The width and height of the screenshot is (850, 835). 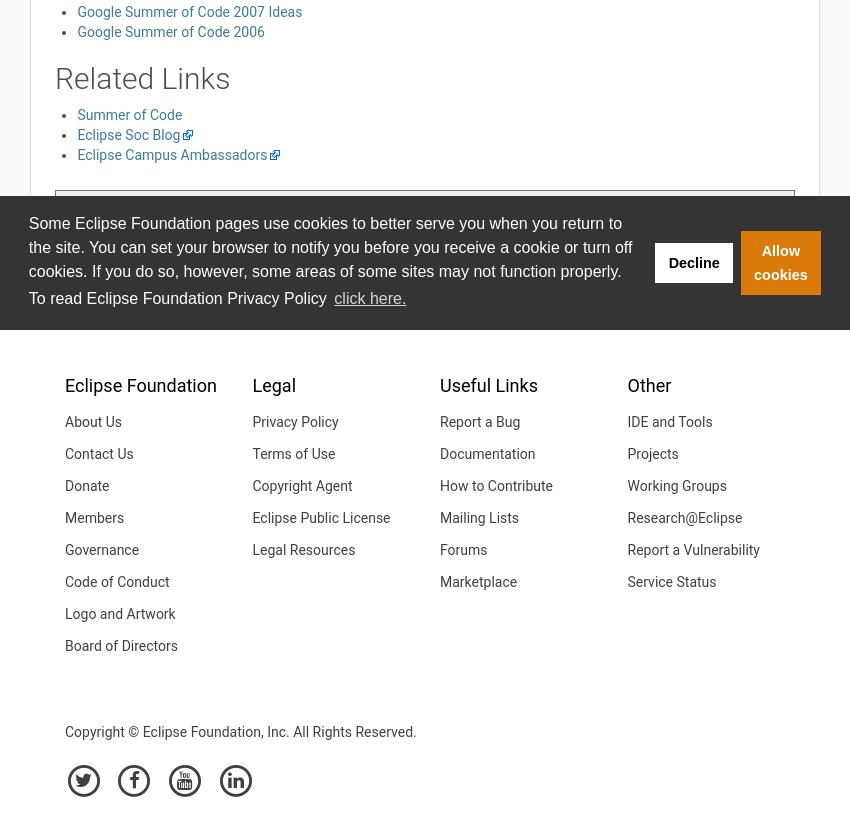 I want to click on 'Summer of Code', so click(x=129, y=112).